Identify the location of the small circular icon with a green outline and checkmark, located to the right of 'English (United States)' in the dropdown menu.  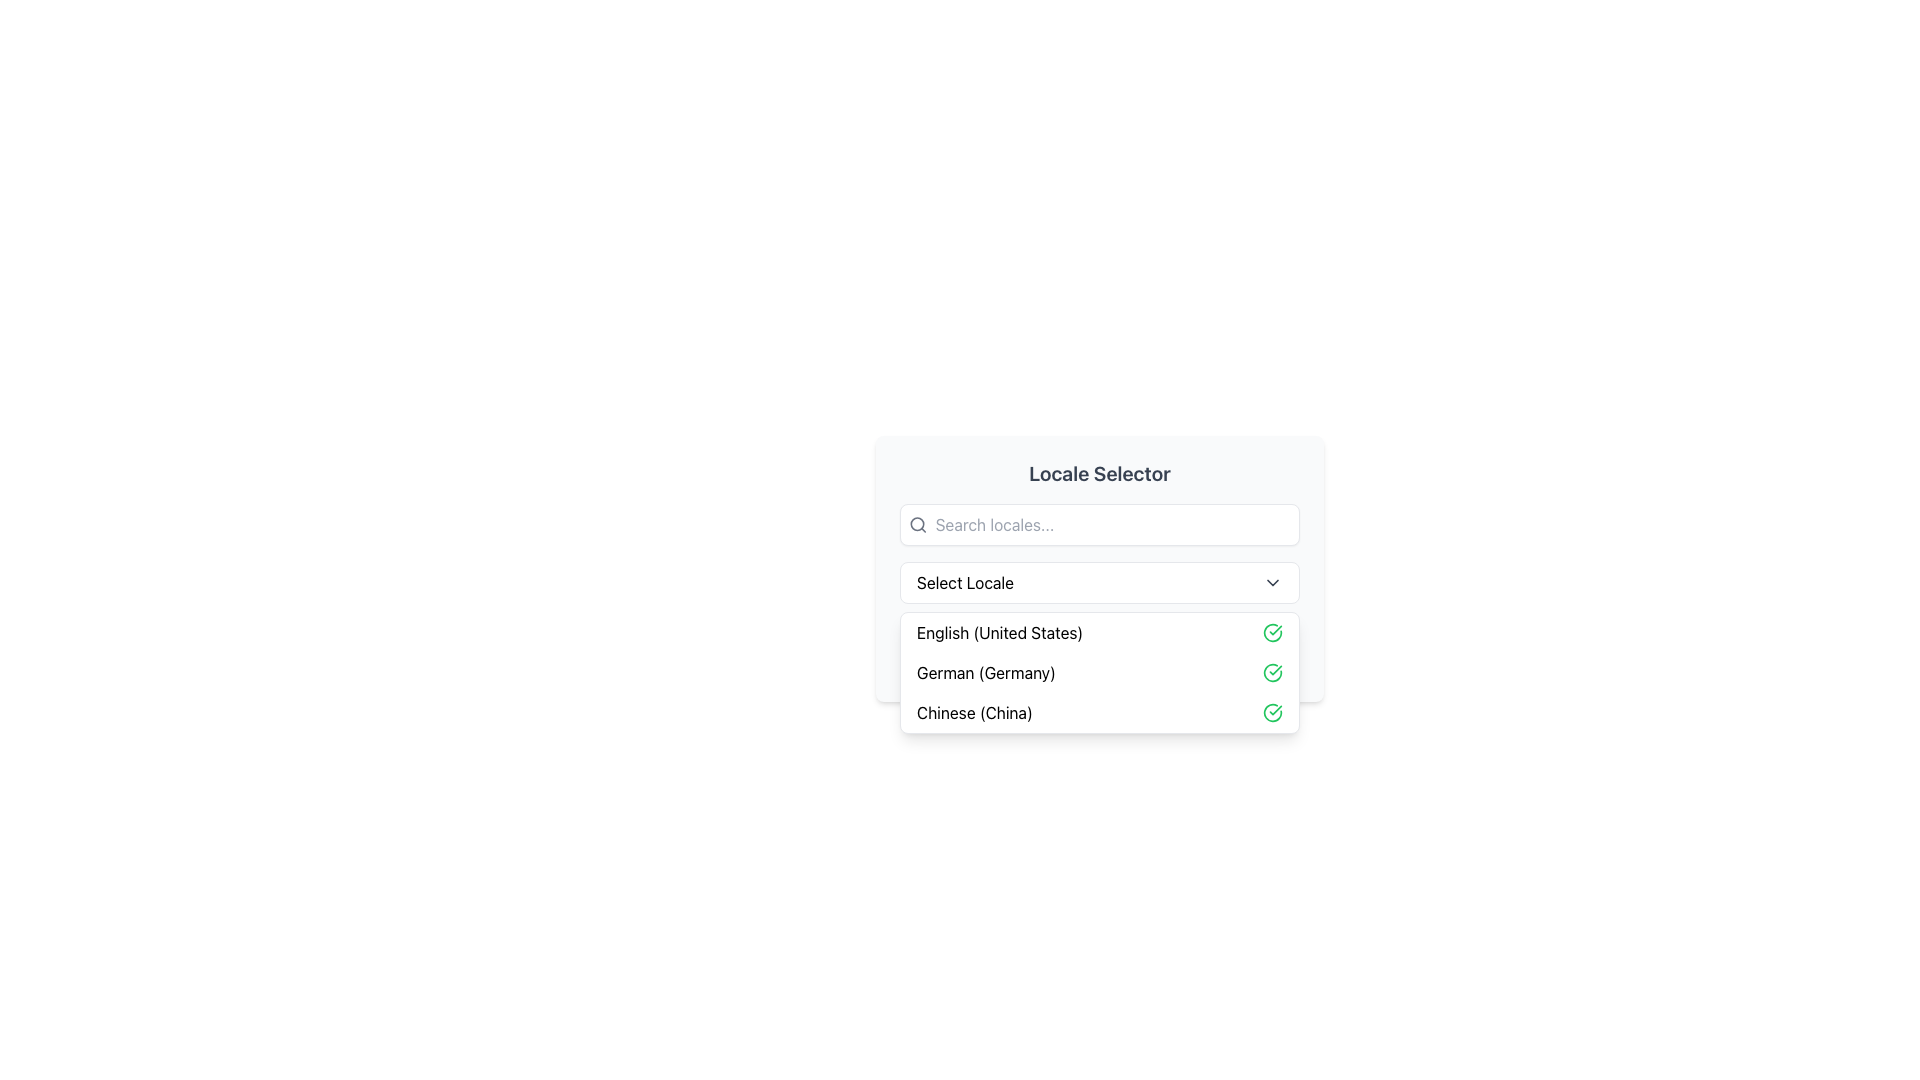
(1271, 632).